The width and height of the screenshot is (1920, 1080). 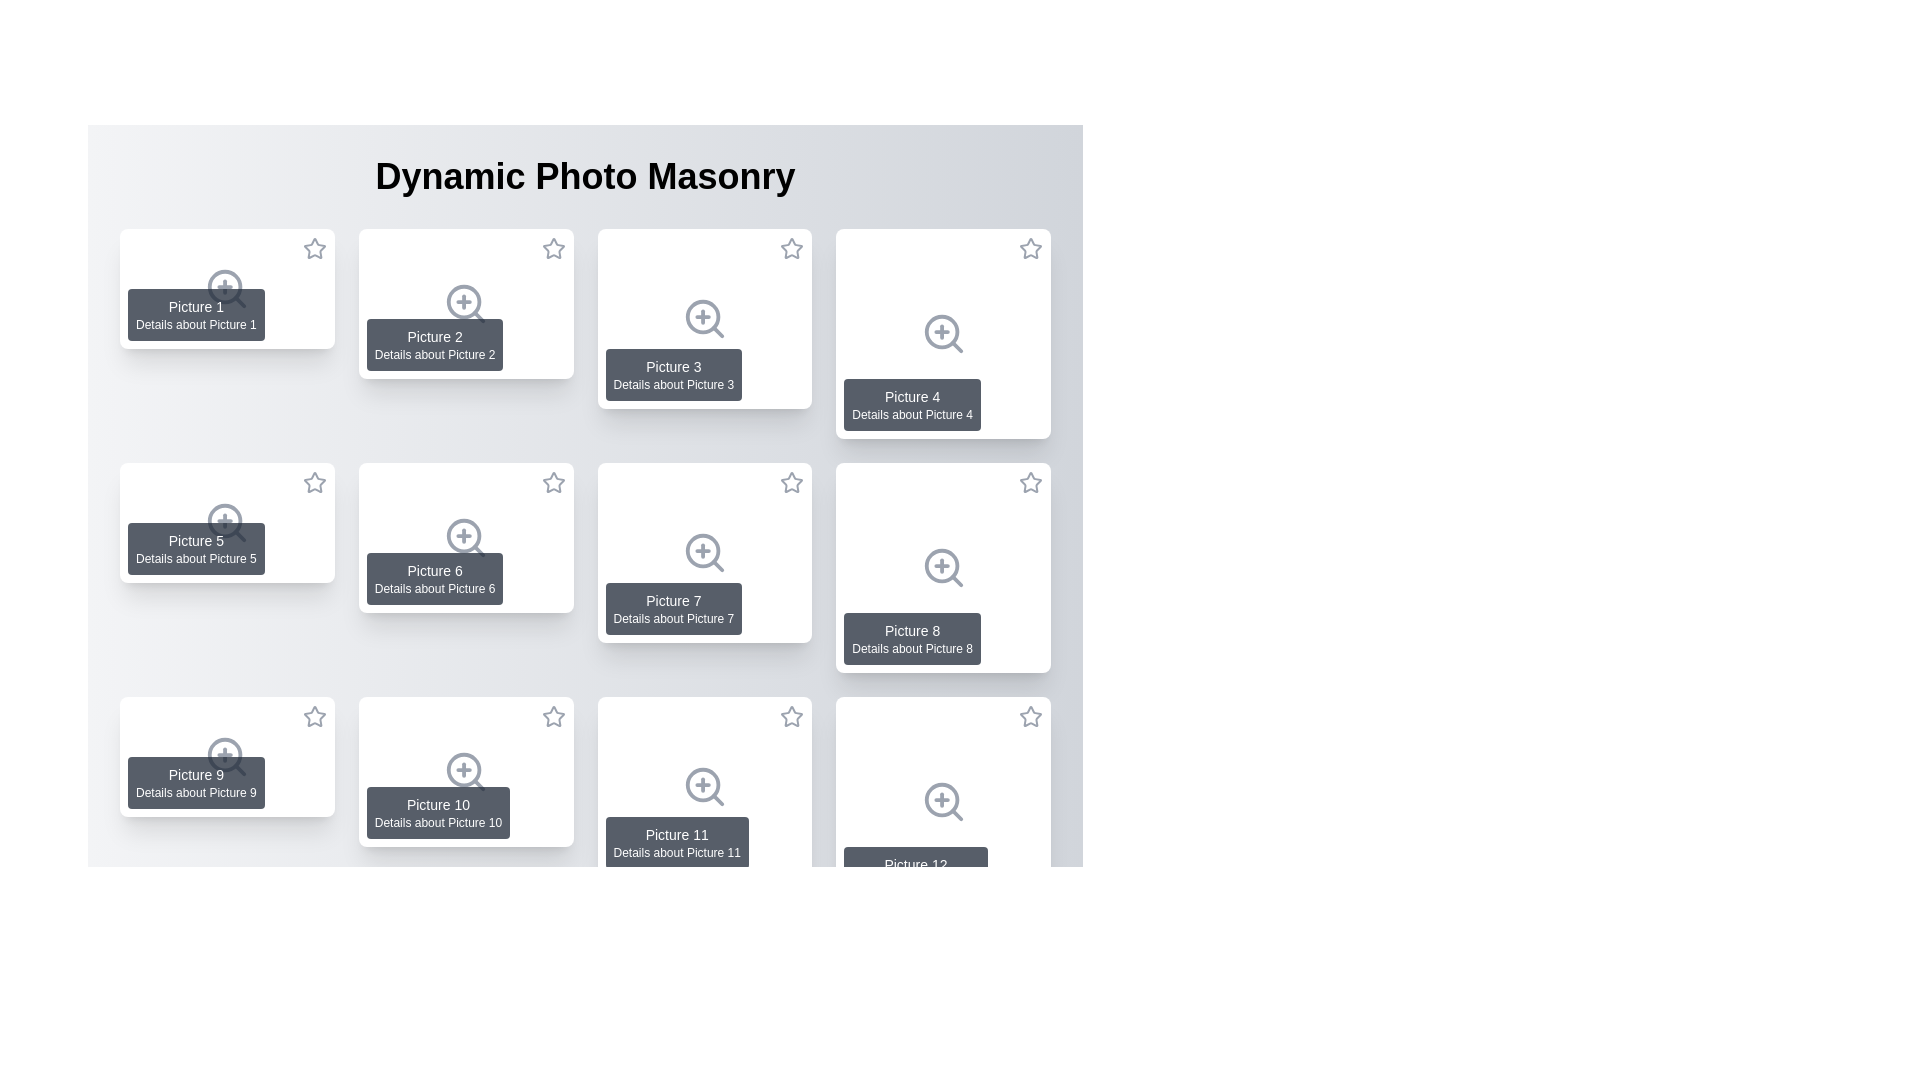 What do you see at coordinates (553, 251) in the screenshot?
I see `the star icon with a gray outline located in the top-right corner of the 'Picture 2' card` at bounding box center [553, 251].